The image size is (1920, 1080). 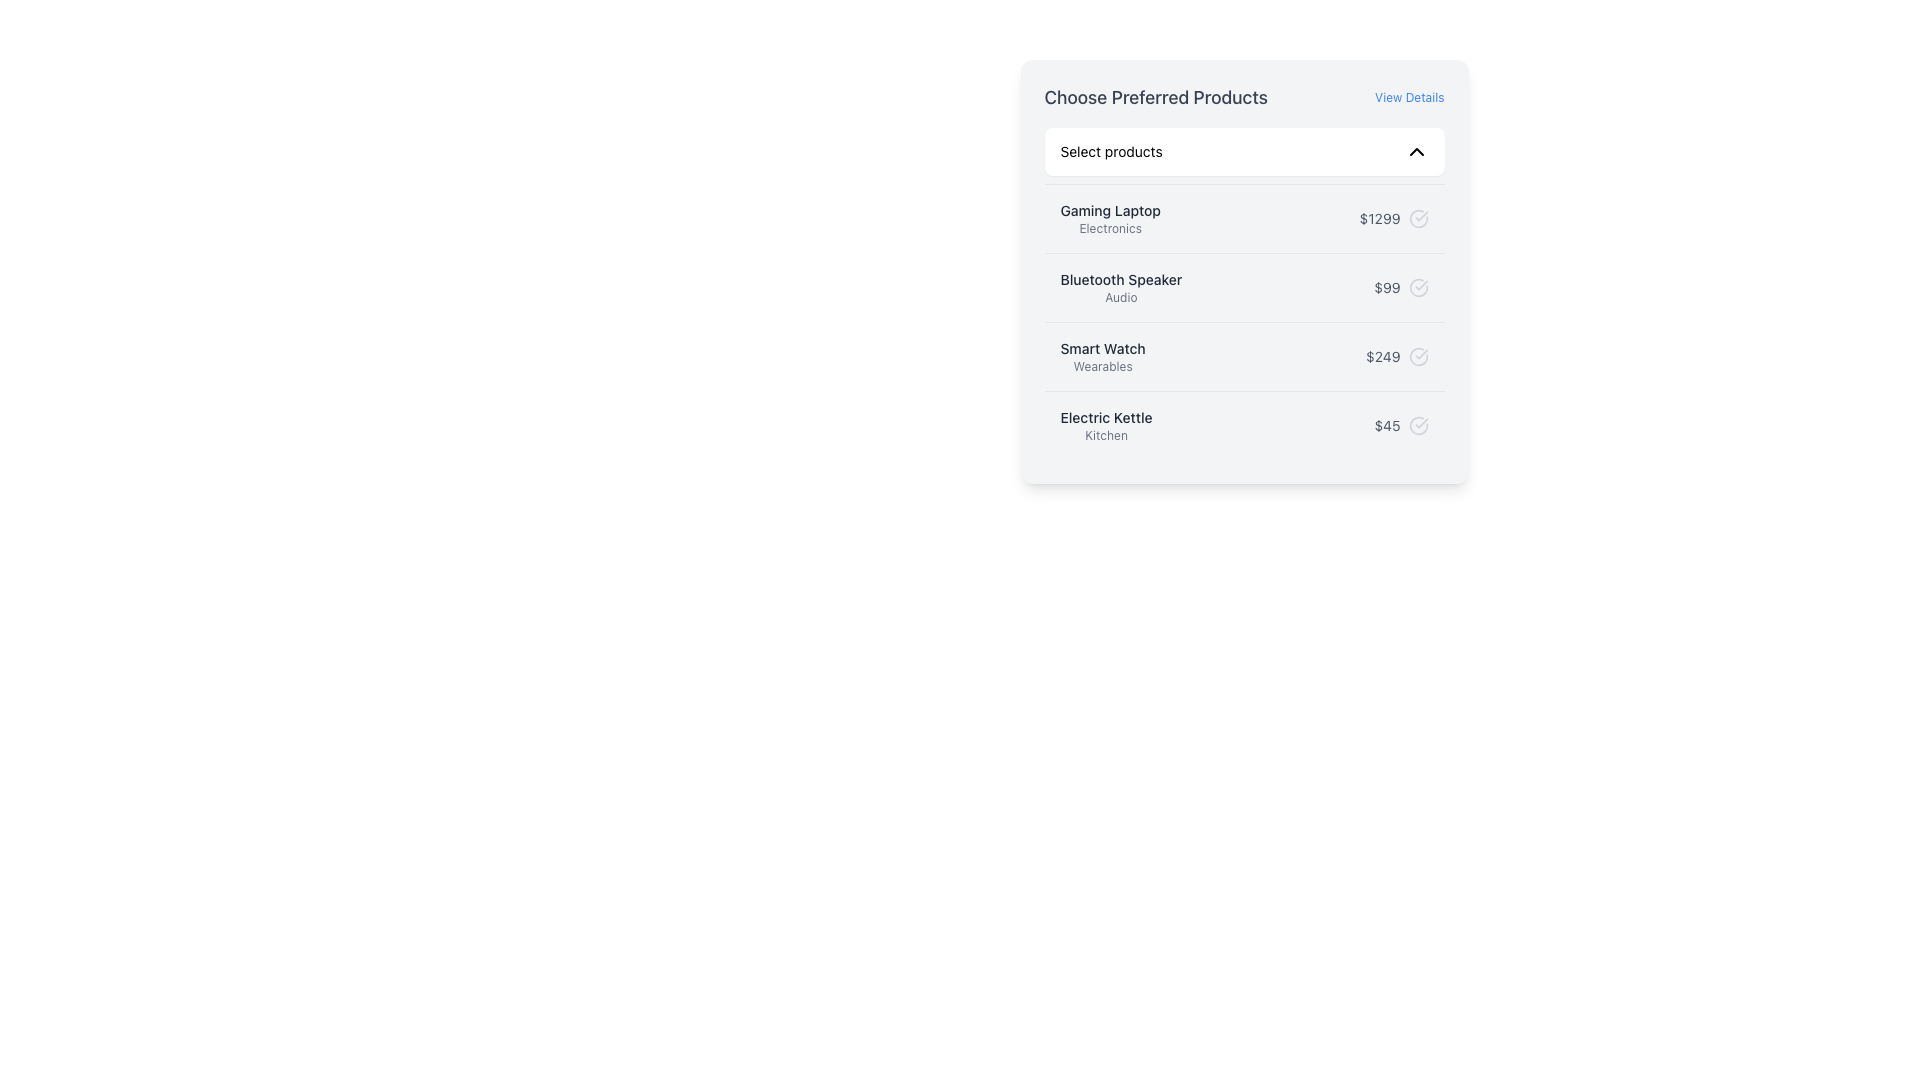 What do you see at coordinates (1393, 219) in the screenshot?
I see `the Price label indicating the cost of the 'Gaming Laptop' in the 'Choose Preferred Products' interface` at bounding box center [1393, 219].